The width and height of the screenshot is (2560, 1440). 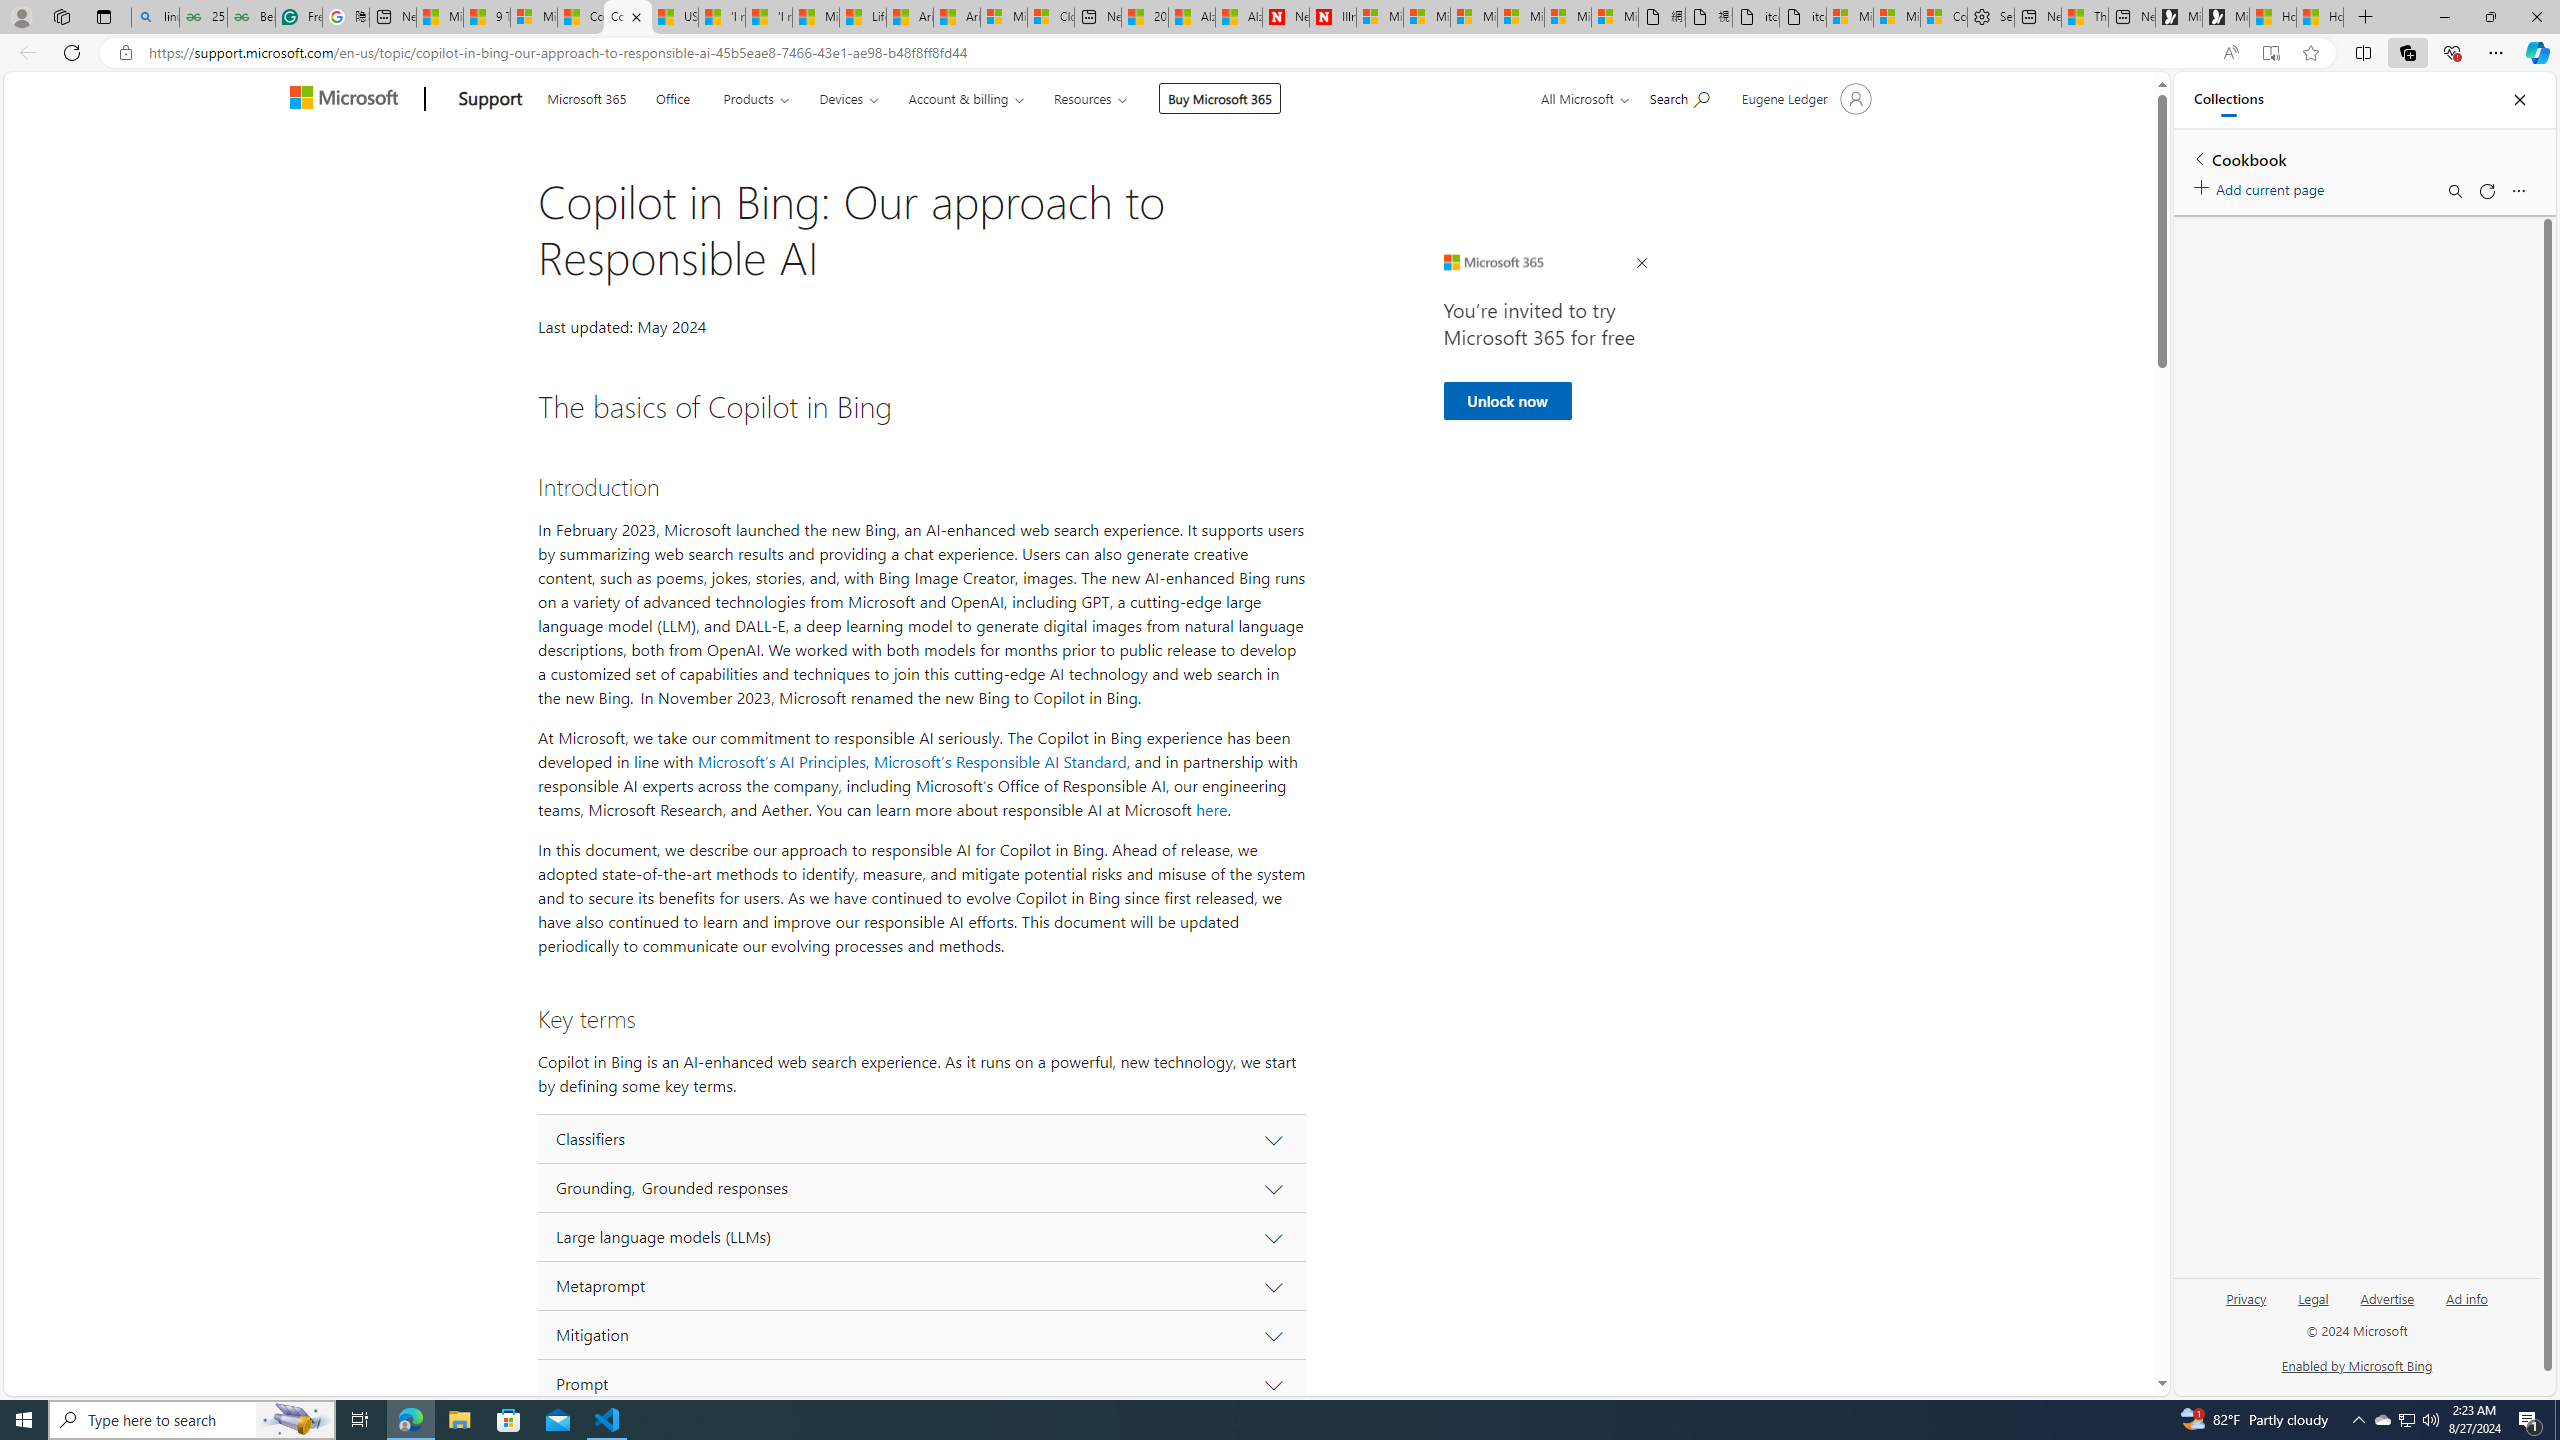 I want to click on 'Office', so click(x=672, y=95).